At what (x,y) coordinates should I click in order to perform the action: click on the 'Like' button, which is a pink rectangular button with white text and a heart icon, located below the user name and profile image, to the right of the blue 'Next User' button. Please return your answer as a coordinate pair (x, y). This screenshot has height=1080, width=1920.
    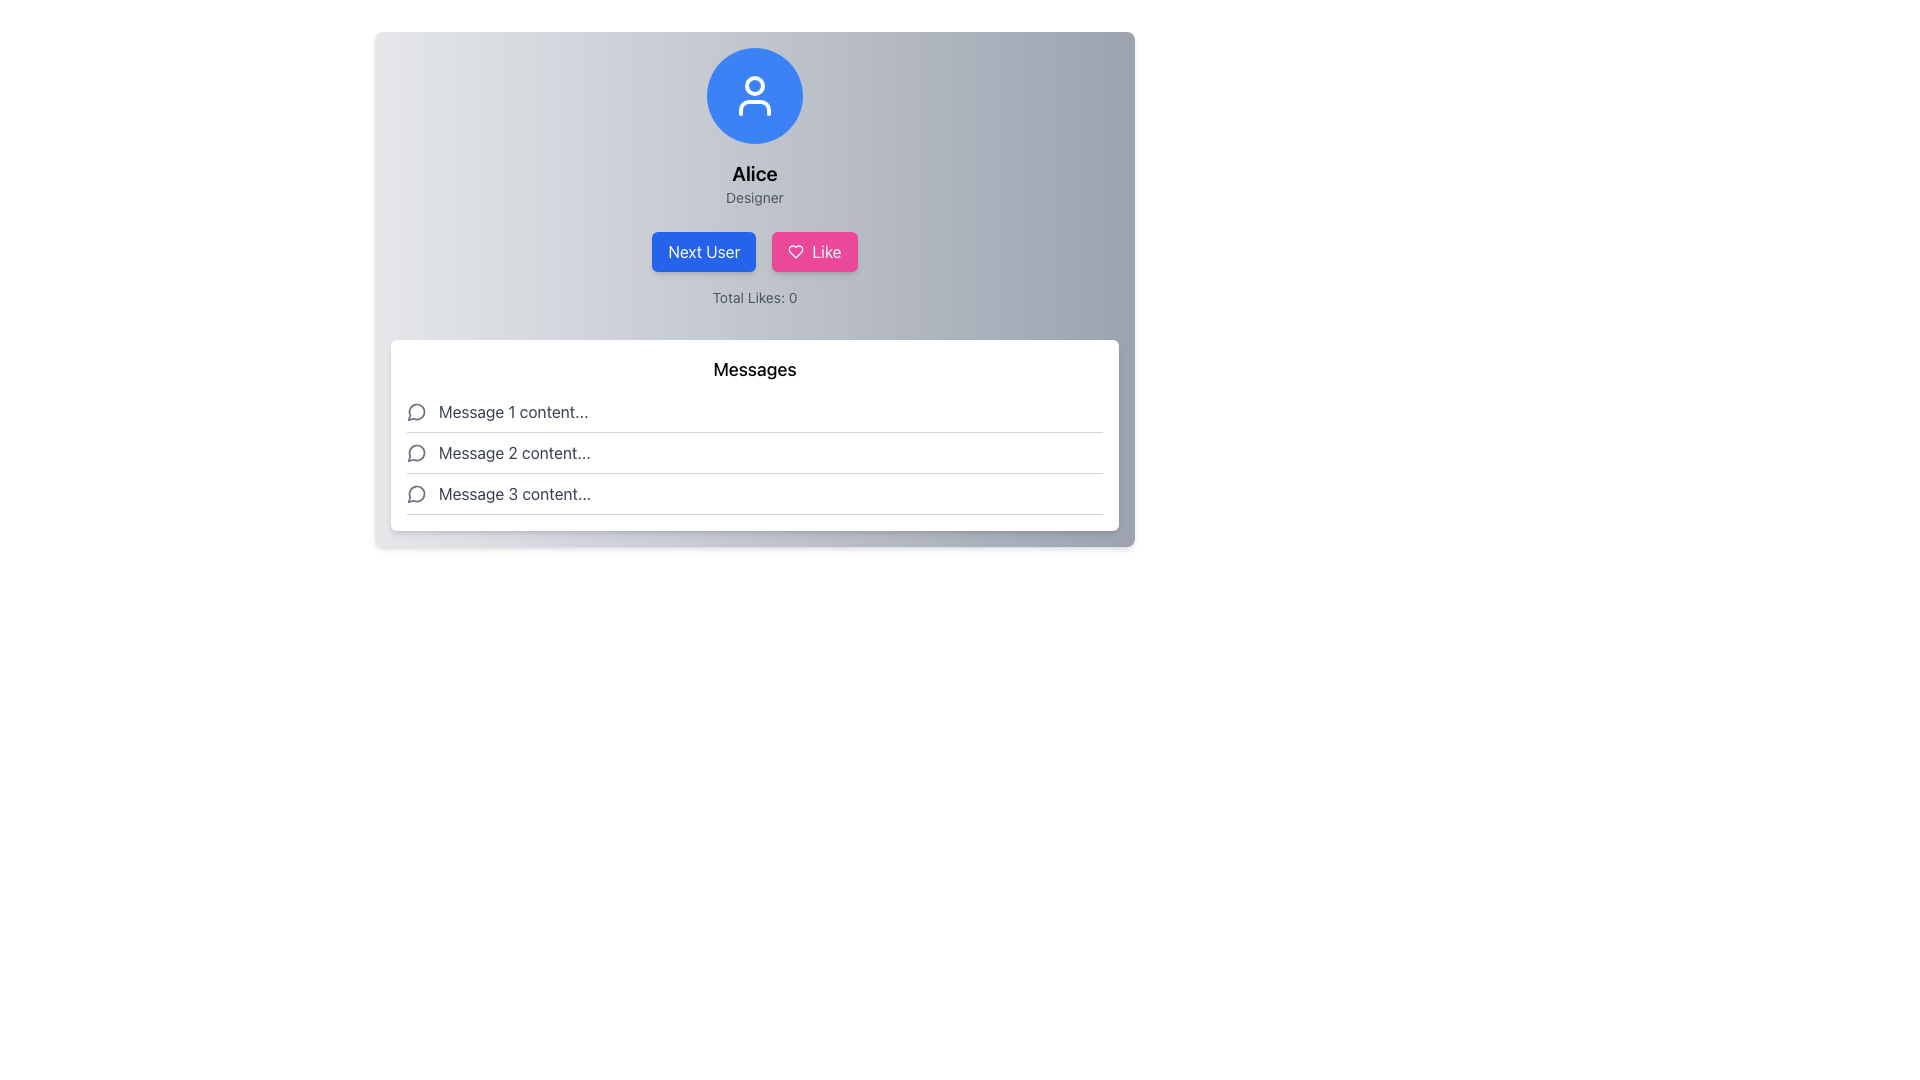
    Looking at the image, I should click on (815, 250).